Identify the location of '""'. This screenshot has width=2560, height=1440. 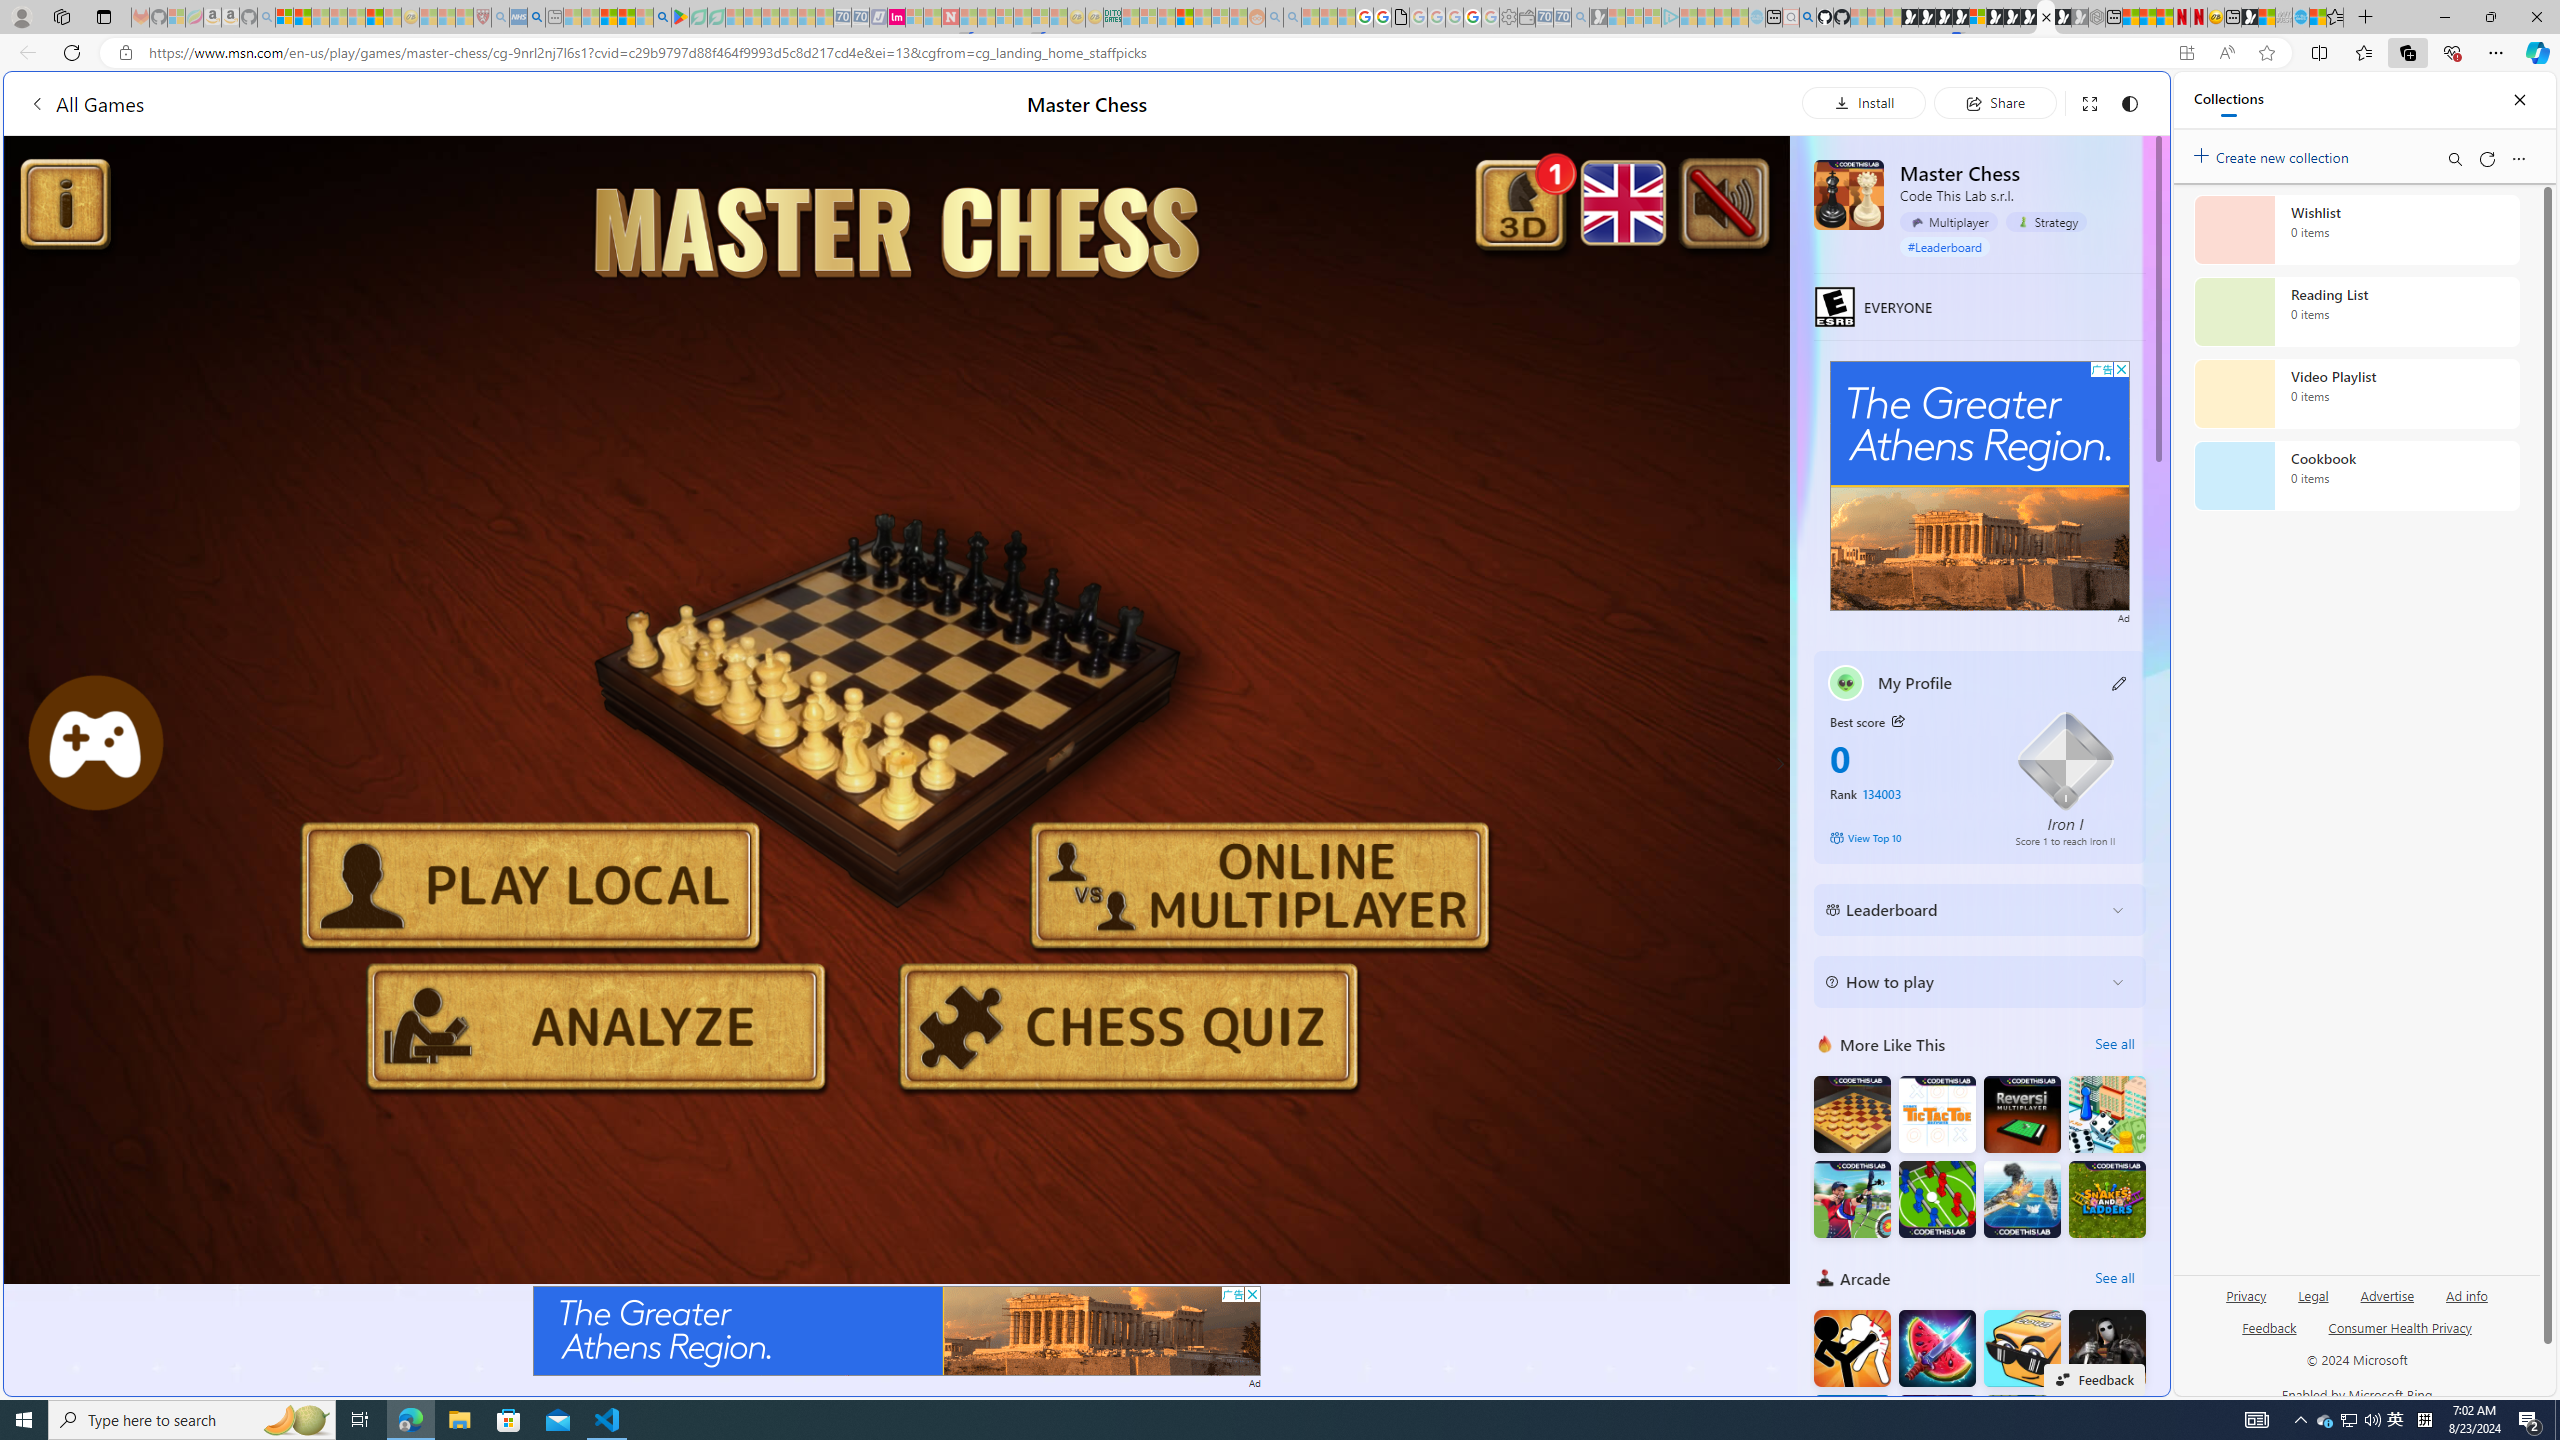
(1844, 681).